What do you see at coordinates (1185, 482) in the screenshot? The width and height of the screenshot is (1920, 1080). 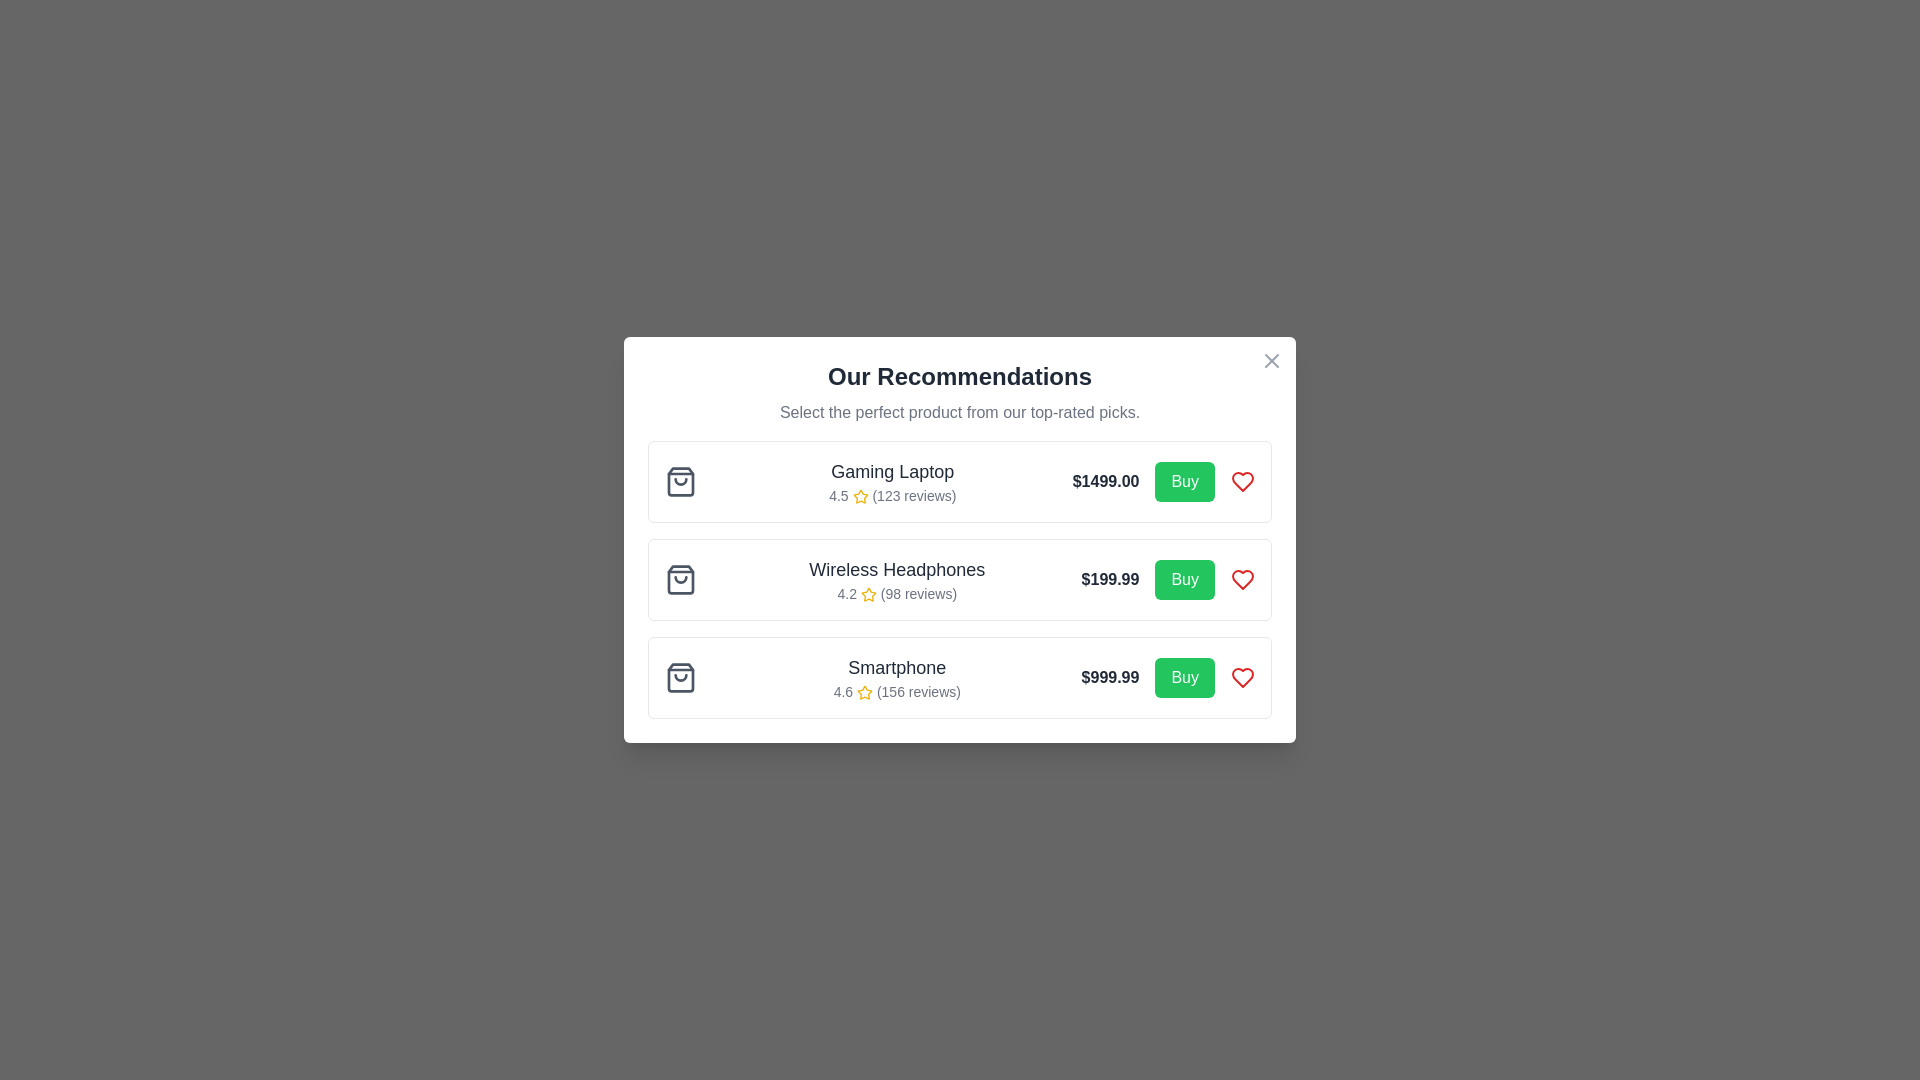 I see `the vibrant green 'Buy' button located to the right of the price label '$1499.00' for the gaming laptop to trigger hover effects` at bounding box center [1185, 482].